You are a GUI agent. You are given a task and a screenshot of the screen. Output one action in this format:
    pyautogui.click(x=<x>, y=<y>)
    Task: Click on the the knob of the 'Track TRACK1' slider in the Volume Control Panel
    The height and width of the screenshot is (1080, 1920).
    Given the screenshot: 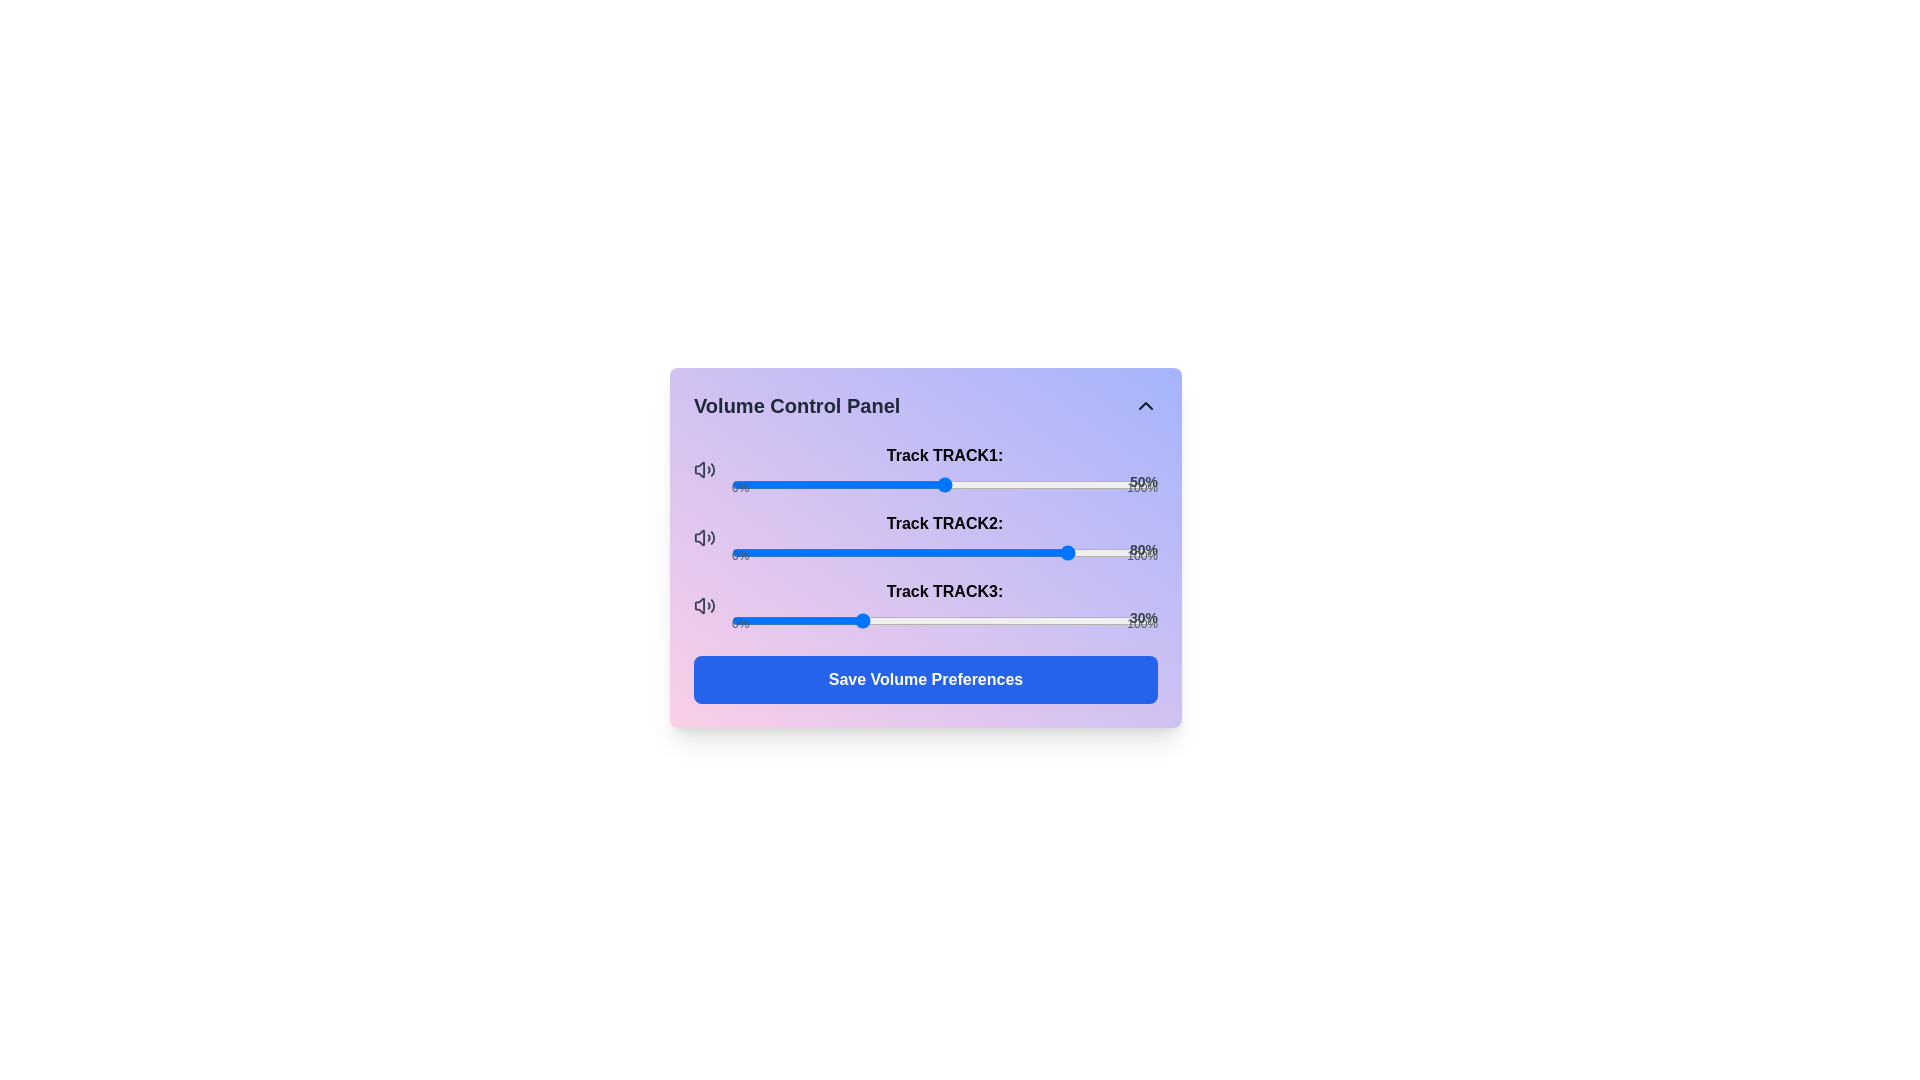 What is the action you would take?
    pyautogui.click(x=944, y=483)
    